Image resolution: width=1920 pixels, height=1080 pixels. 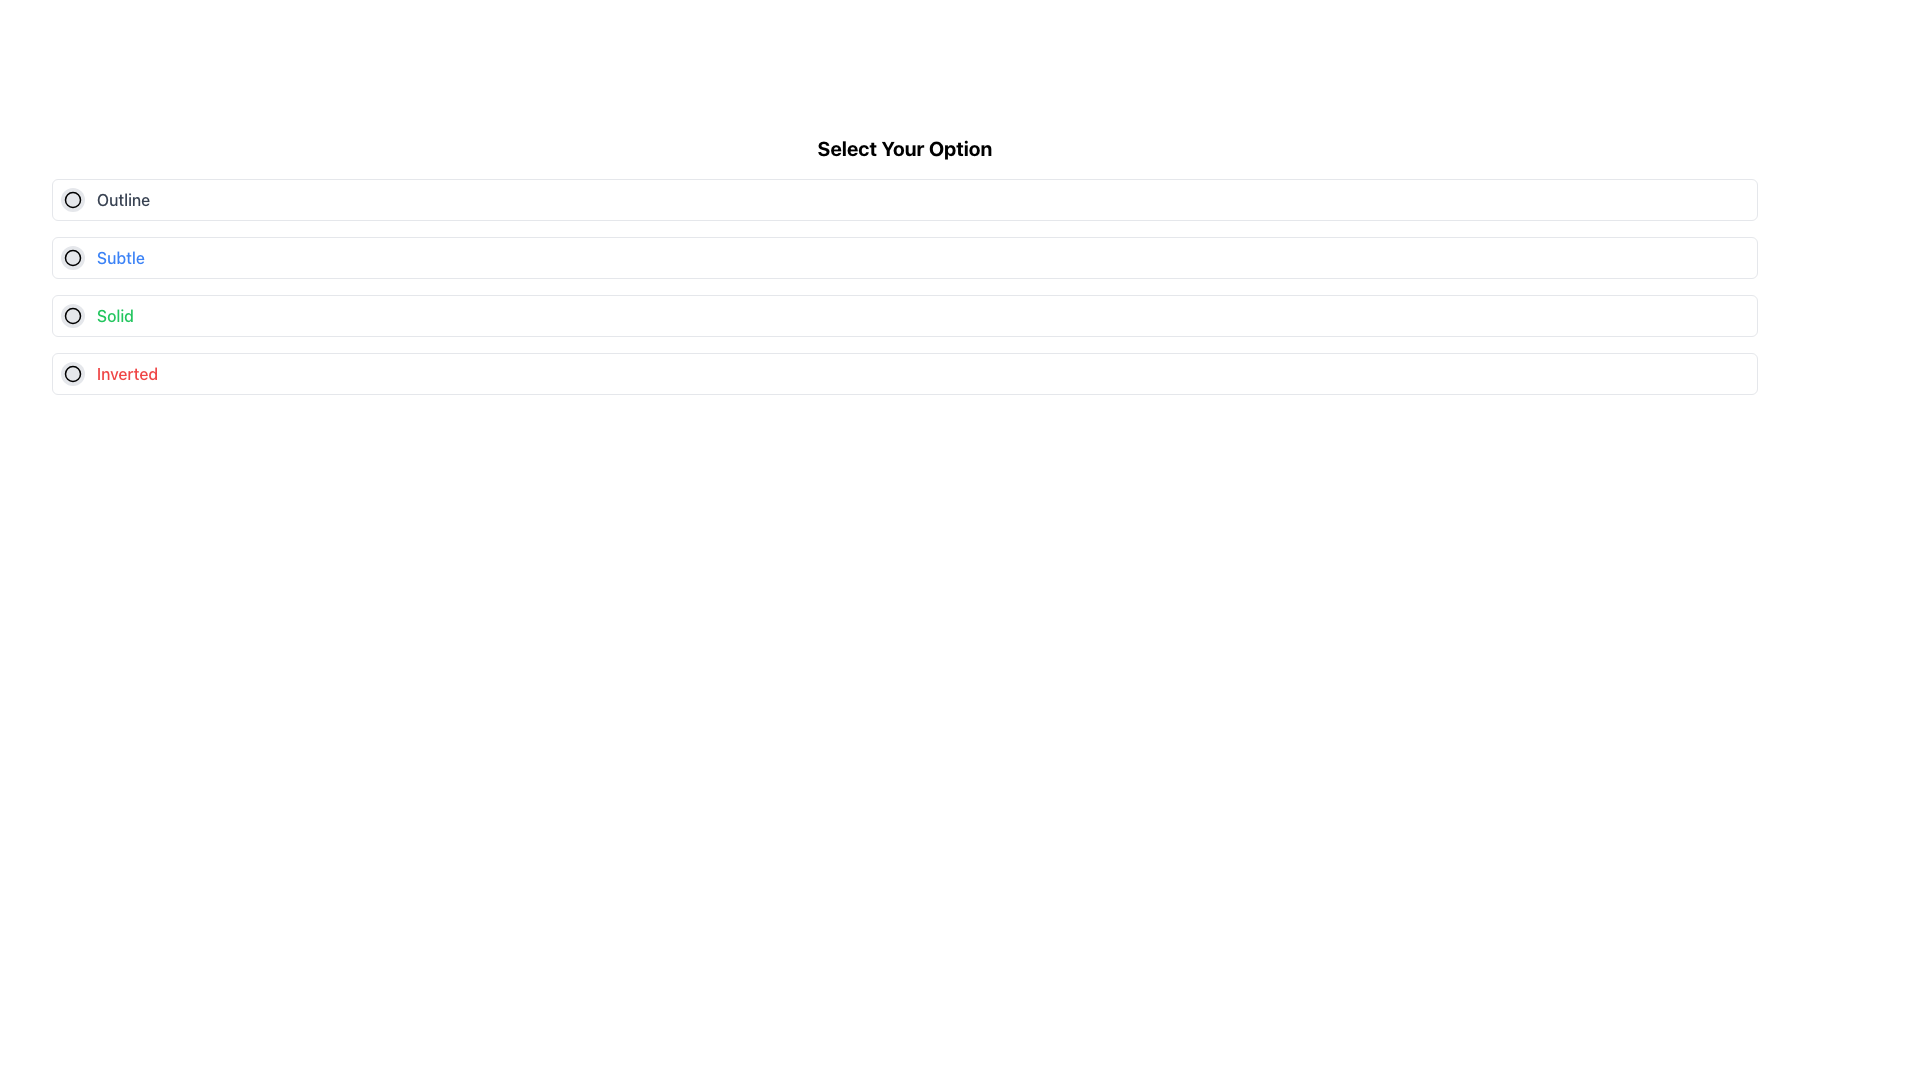 What do you see at coordinates (119, 257) in the screenshot?
I see `the text label that serves as a descriptor or identifier in a list of selectable options, located in the second row of the vertical list layout` at bounding box center [119, 257].